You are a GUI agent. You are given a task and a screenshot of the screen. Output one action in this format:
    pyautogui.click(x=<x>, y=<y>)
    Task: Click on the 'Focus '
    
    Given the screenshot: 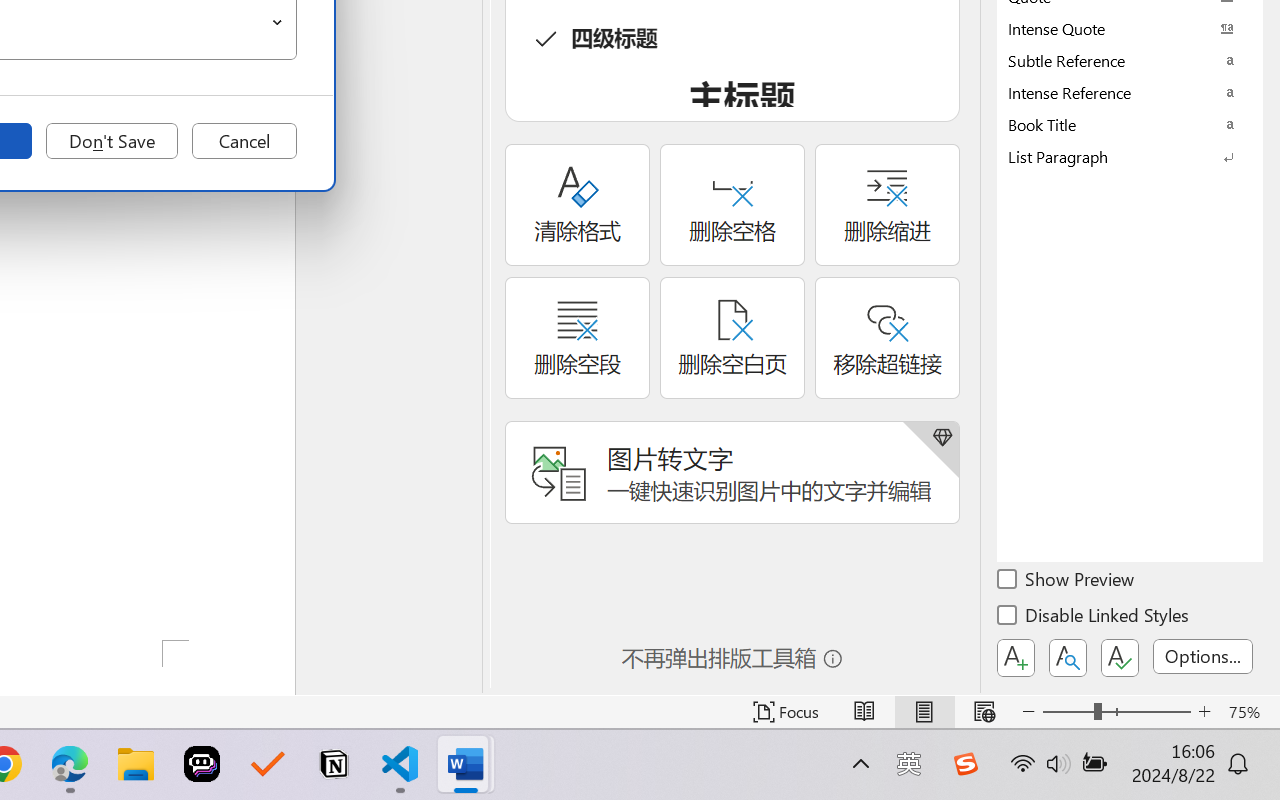 What is the action you would take?
    pyautogui.click(x=785, y=711)
    